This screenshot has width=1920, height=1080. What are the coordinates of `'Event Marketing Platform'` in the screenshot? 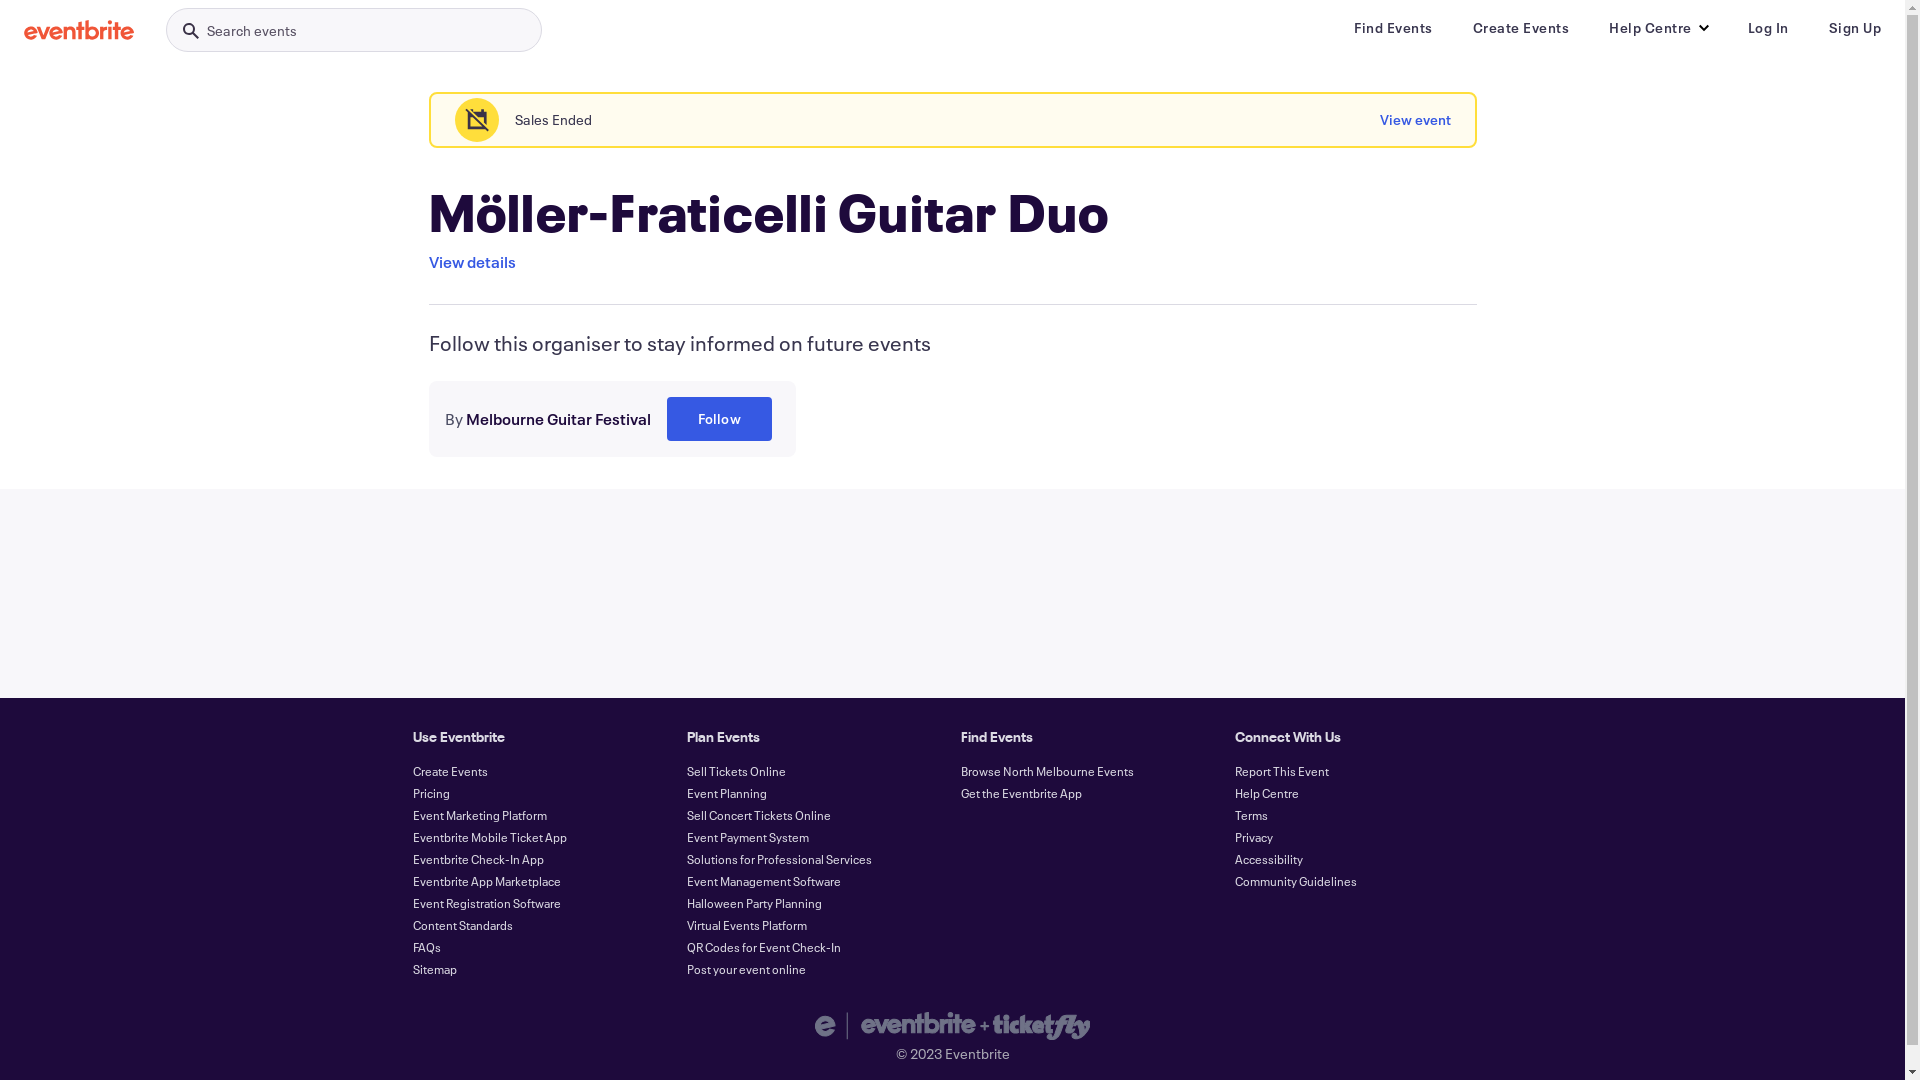 It's located at (478, 814).